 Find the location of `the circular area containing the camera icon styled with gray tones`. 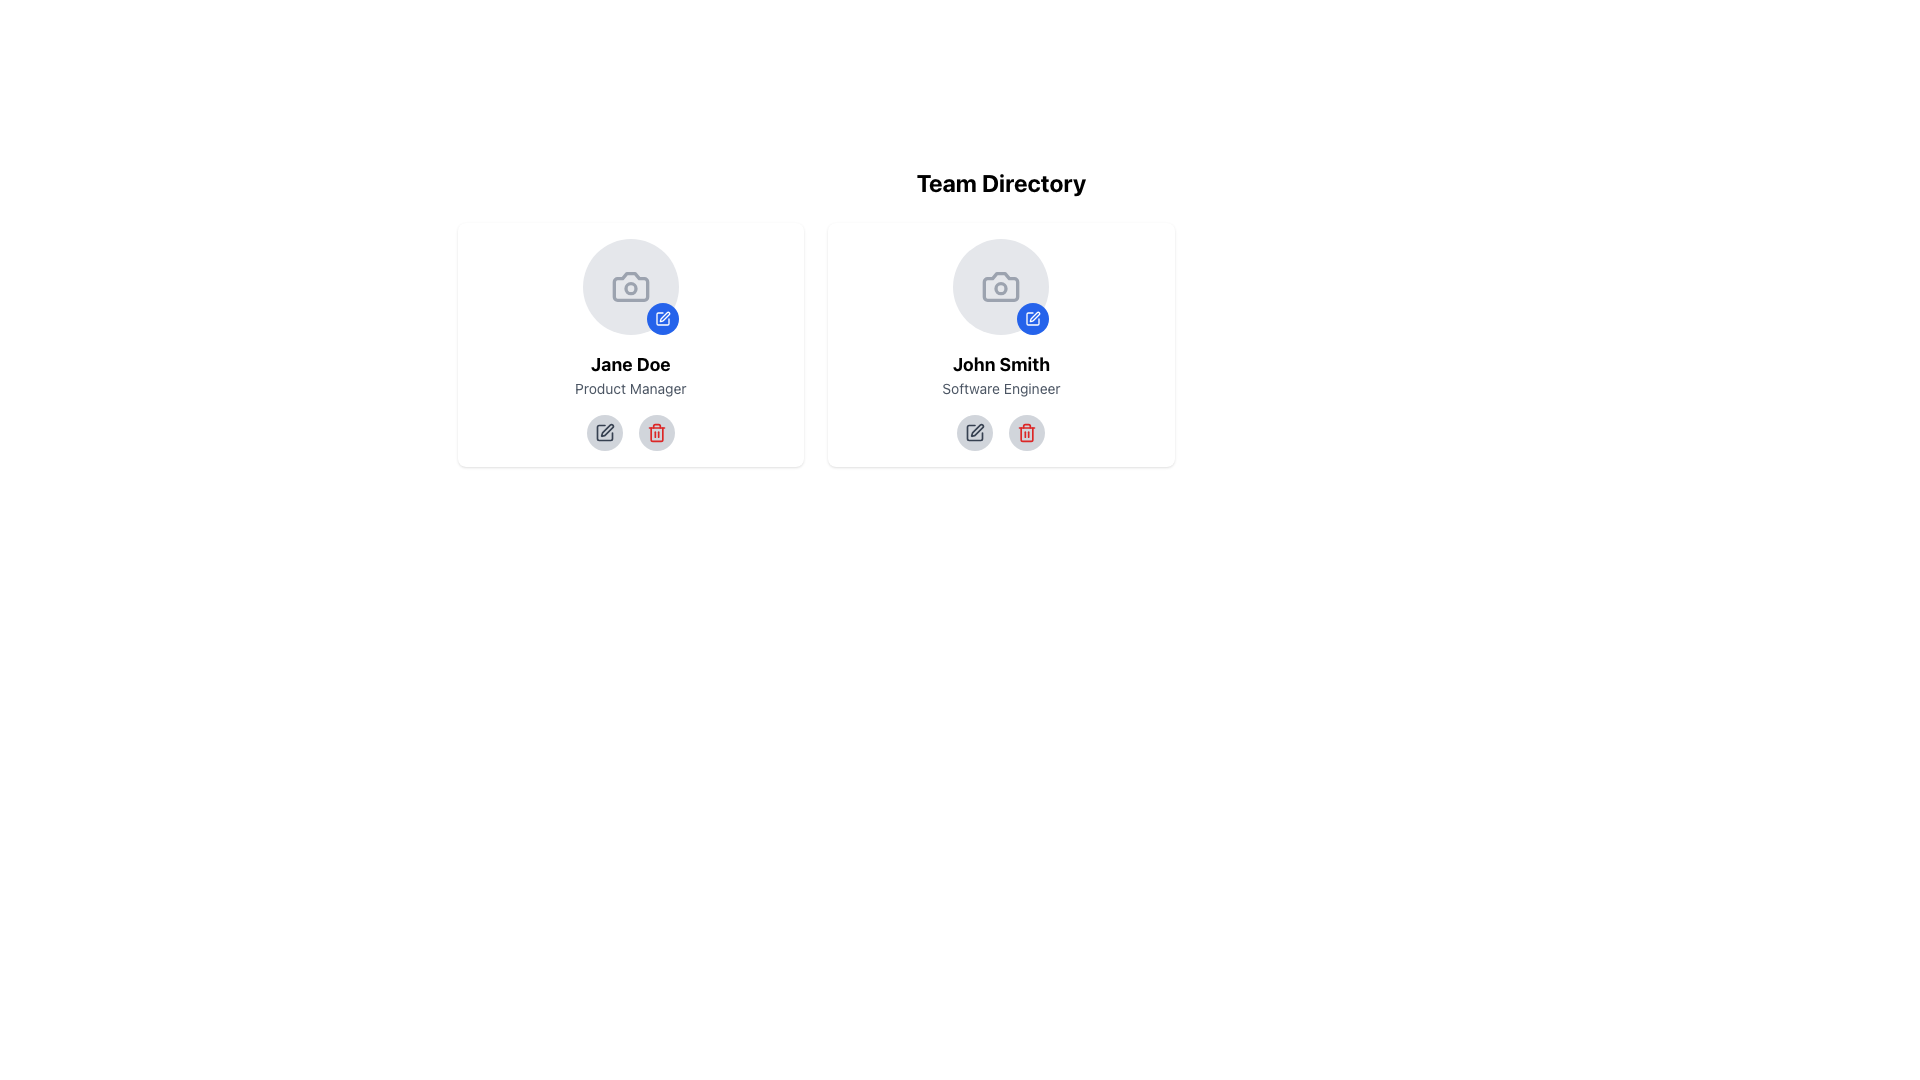

the circular area containing the camera icon styled with gray tones is located at coordinates (629, 286).